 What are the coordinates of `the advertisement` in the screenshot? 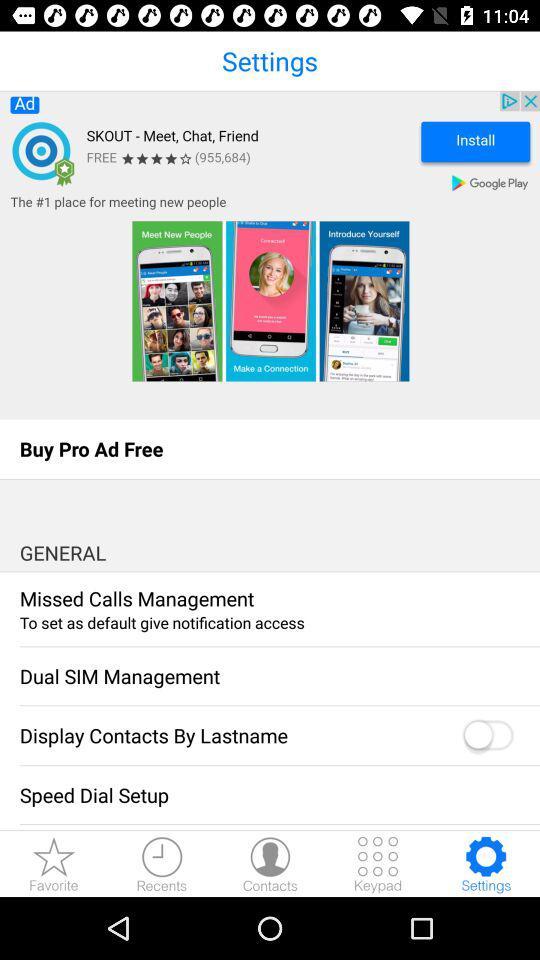 It's located at (270, 254).